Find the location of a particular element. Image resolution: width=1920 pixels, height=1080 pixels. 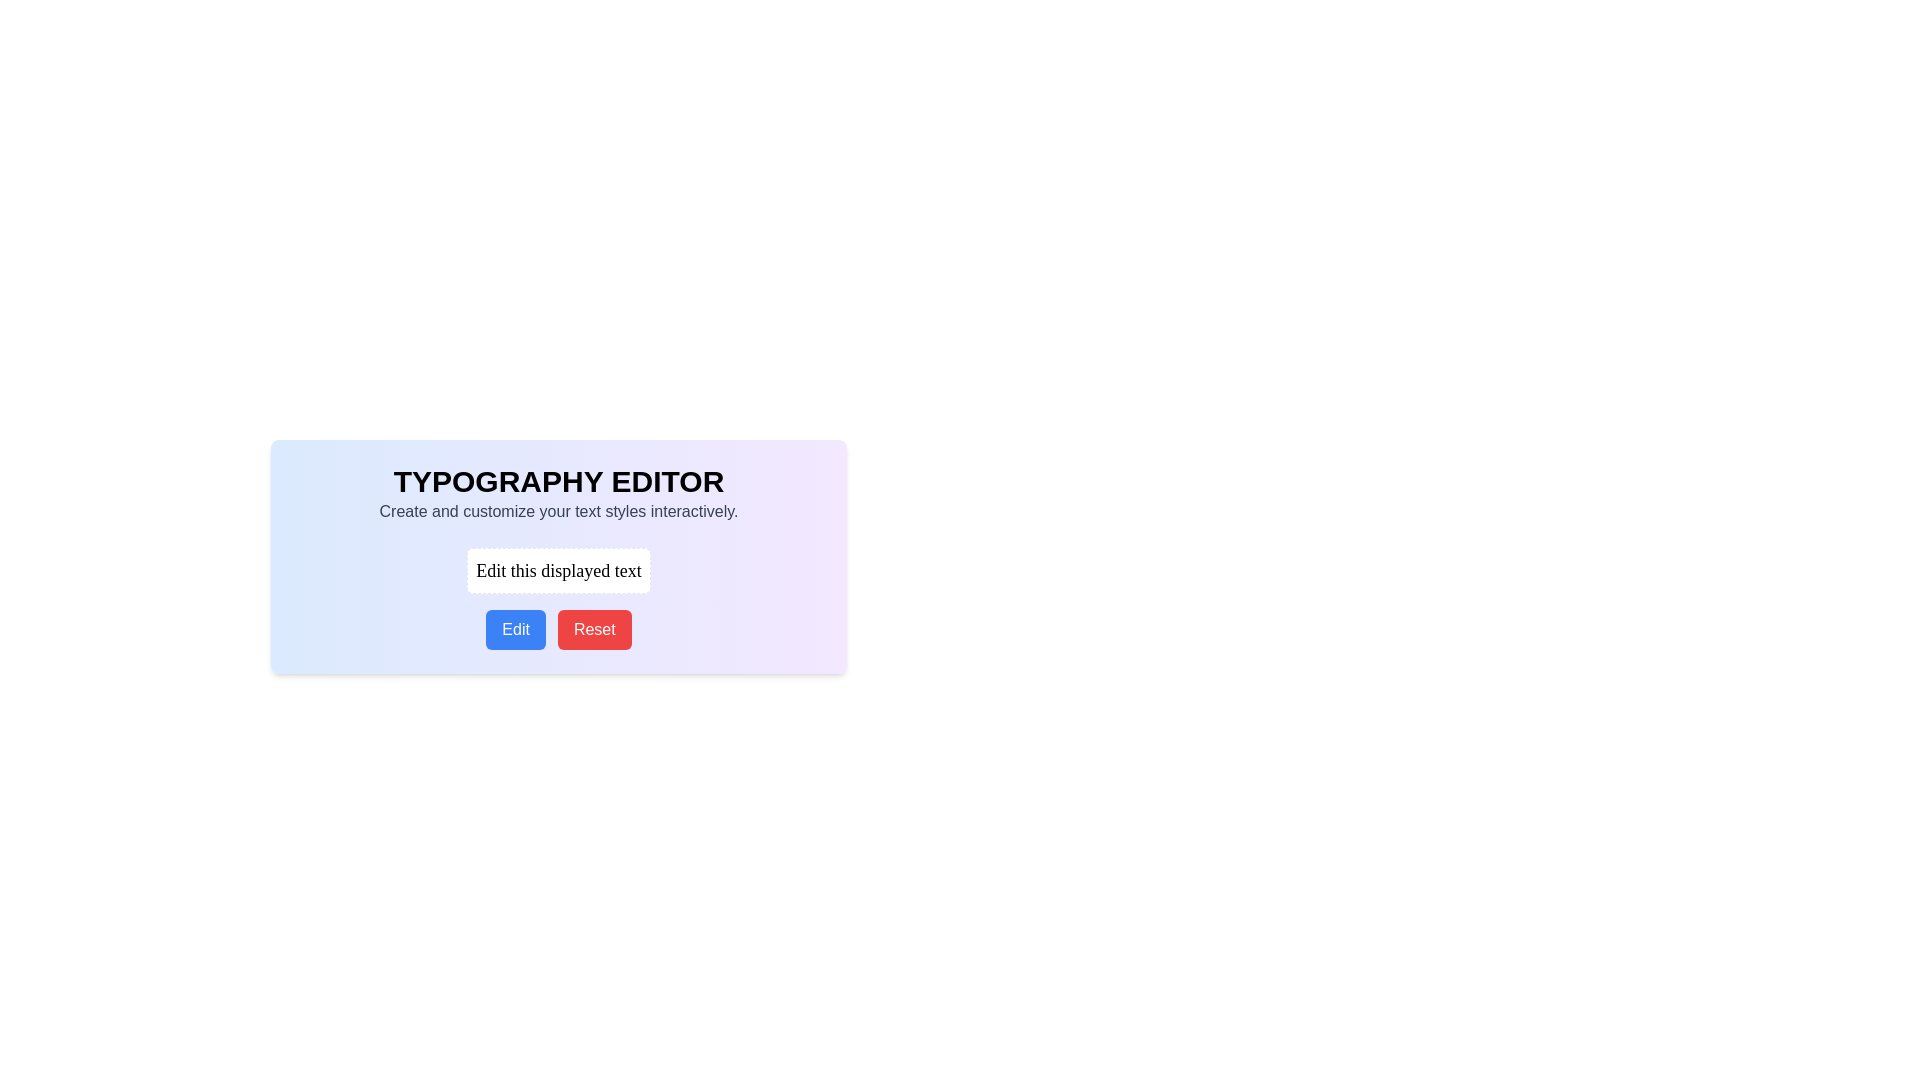

the 'Reset' button in the control group for editing and resetting actions using keyboard navigation is located at coordinates (558, 628).